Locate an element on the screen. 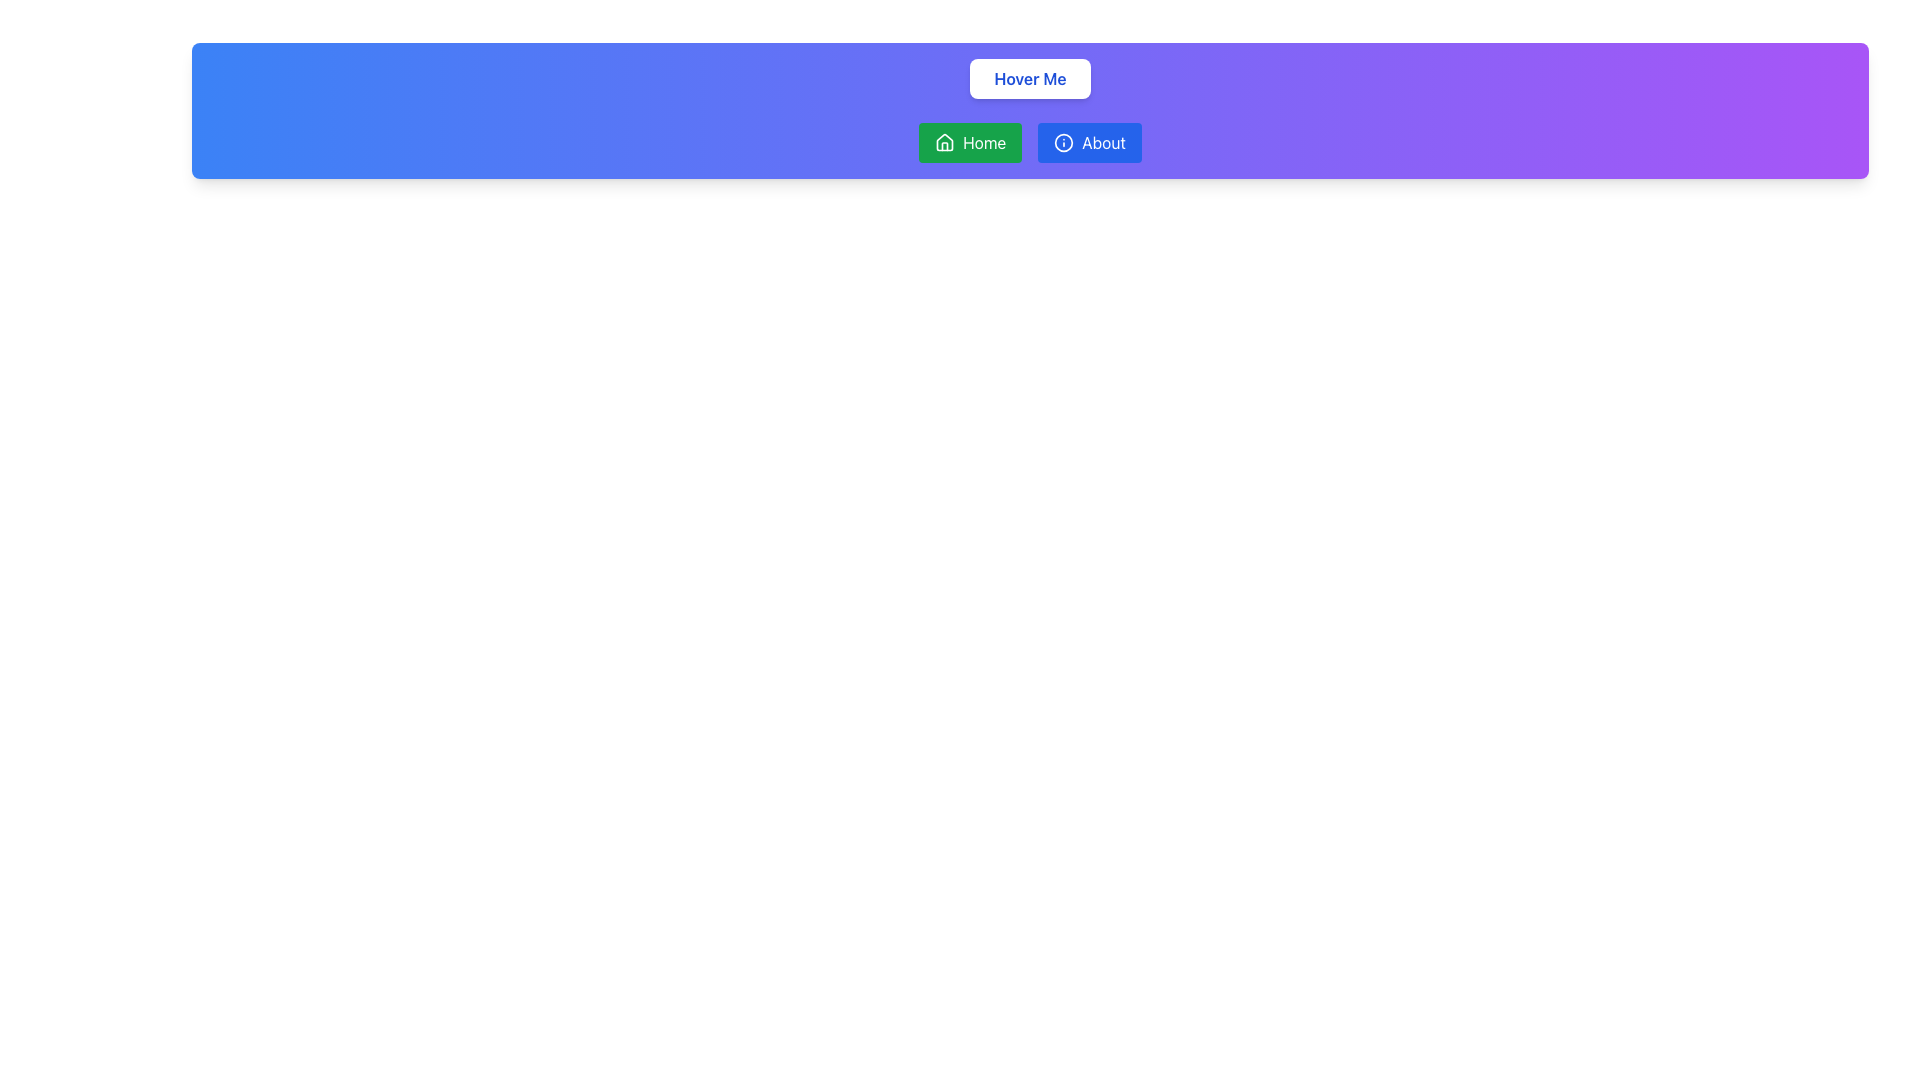  the green 'Home' button with a white house icon is located at coordinates (970, 141).